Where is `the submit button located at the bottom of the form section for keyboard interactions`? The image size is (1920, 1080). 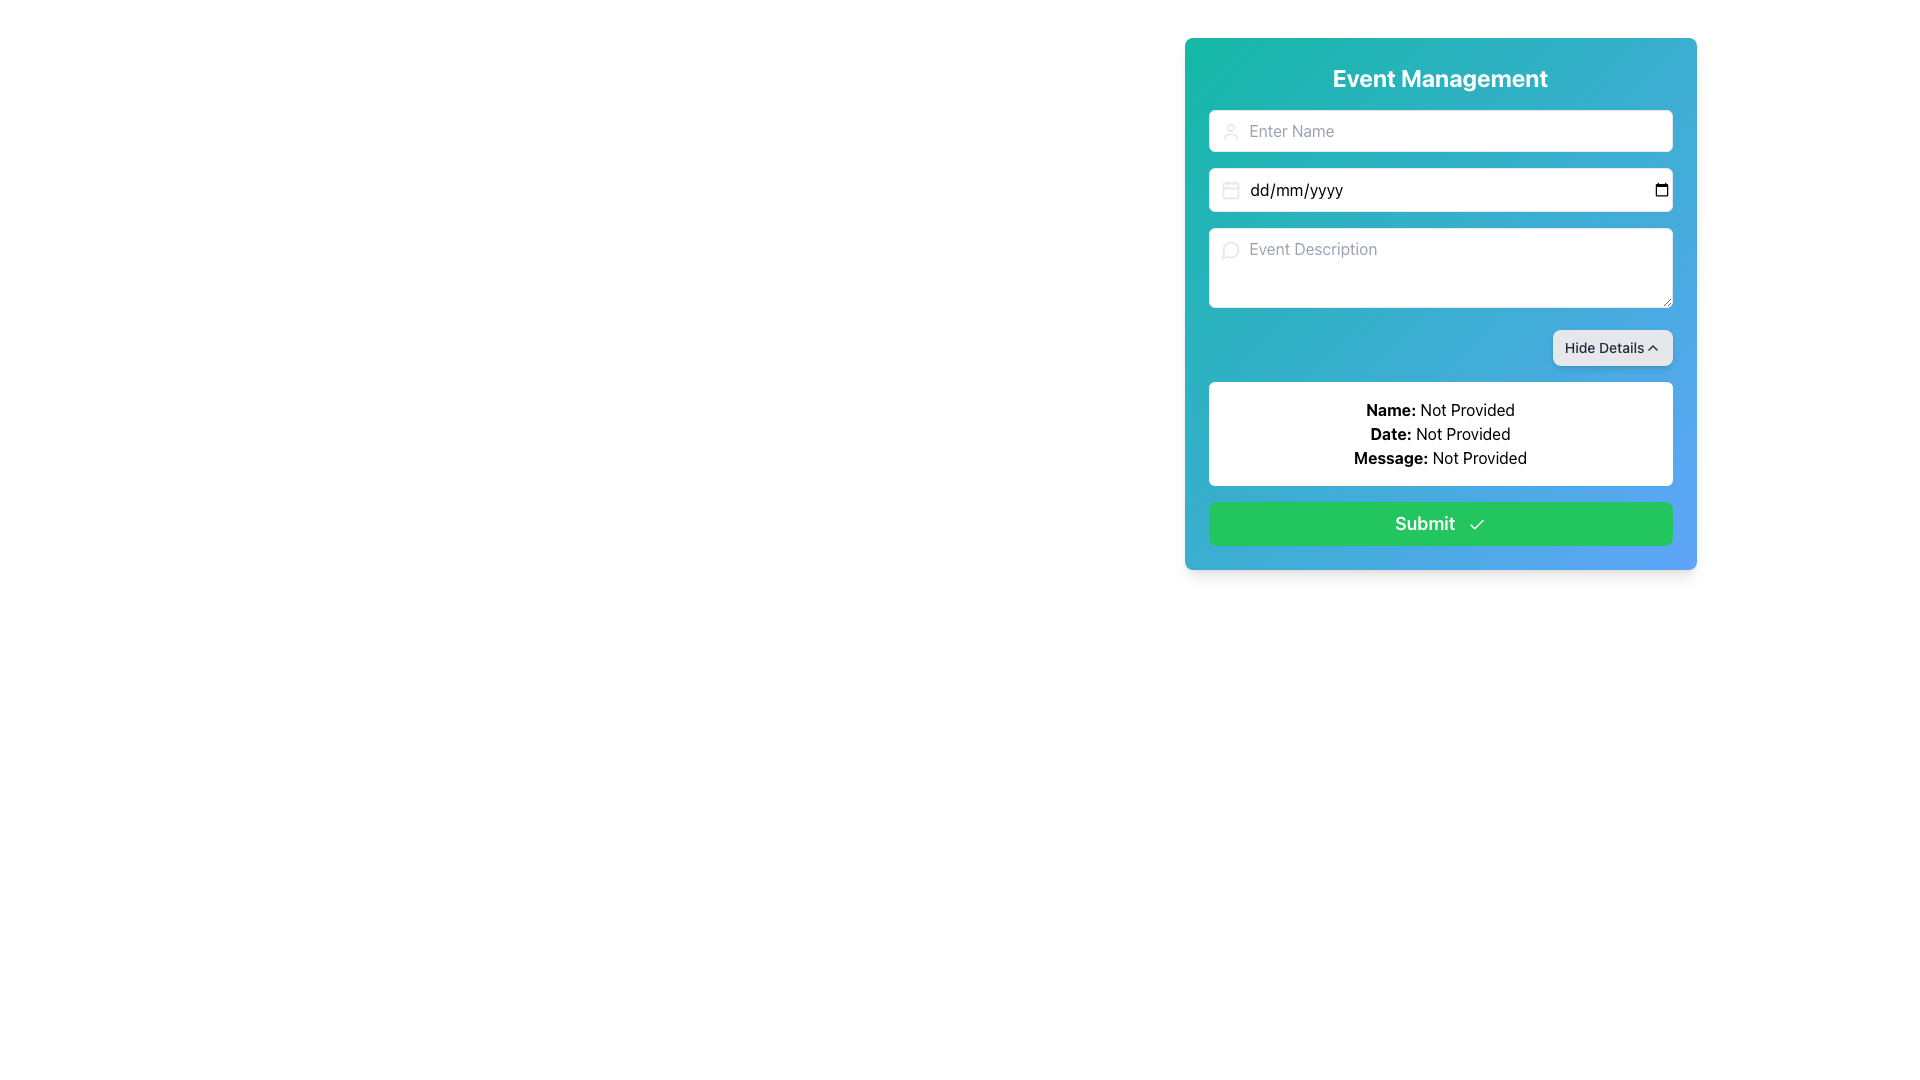
the submit button located at the bottom of the form section for keyboard interactions is located at coordinates (1440, 523).